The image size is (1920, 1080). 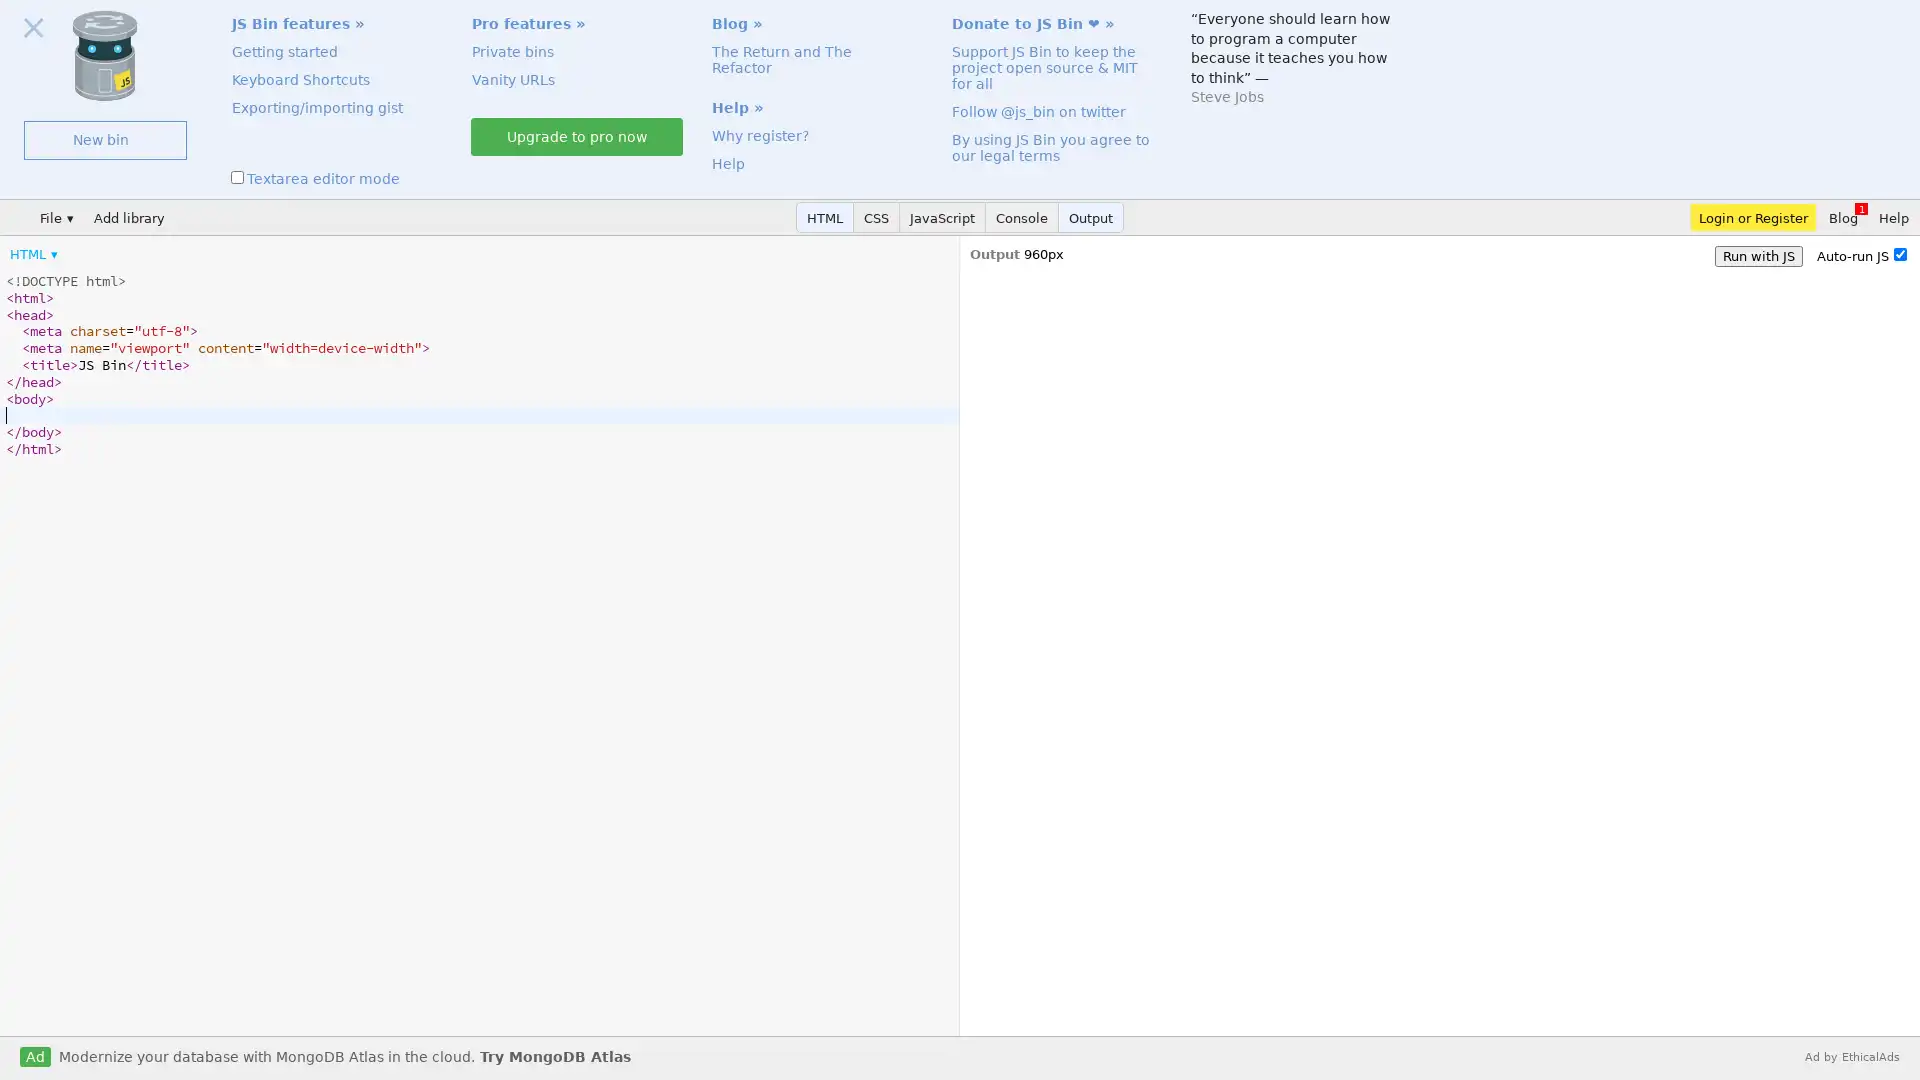 What do you see at coordinates (1022, 217) in the screenshot?
I see `Console Panel: Inactive` at bounding box center [1022, 217].